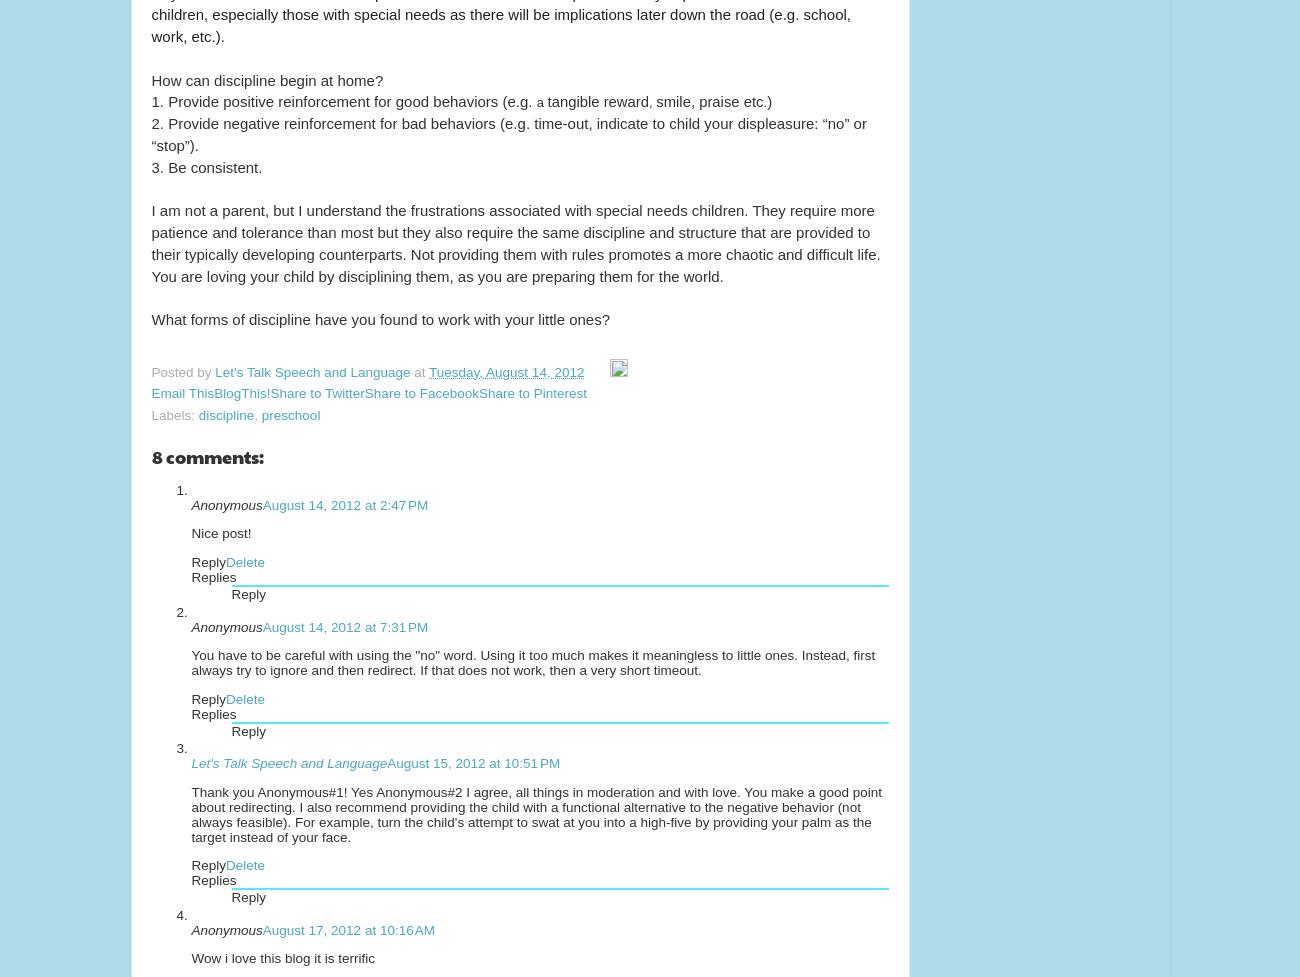  Describe the element at coordinates (206, 456) in the screenshot. I see `'8 comments:'` at that location.